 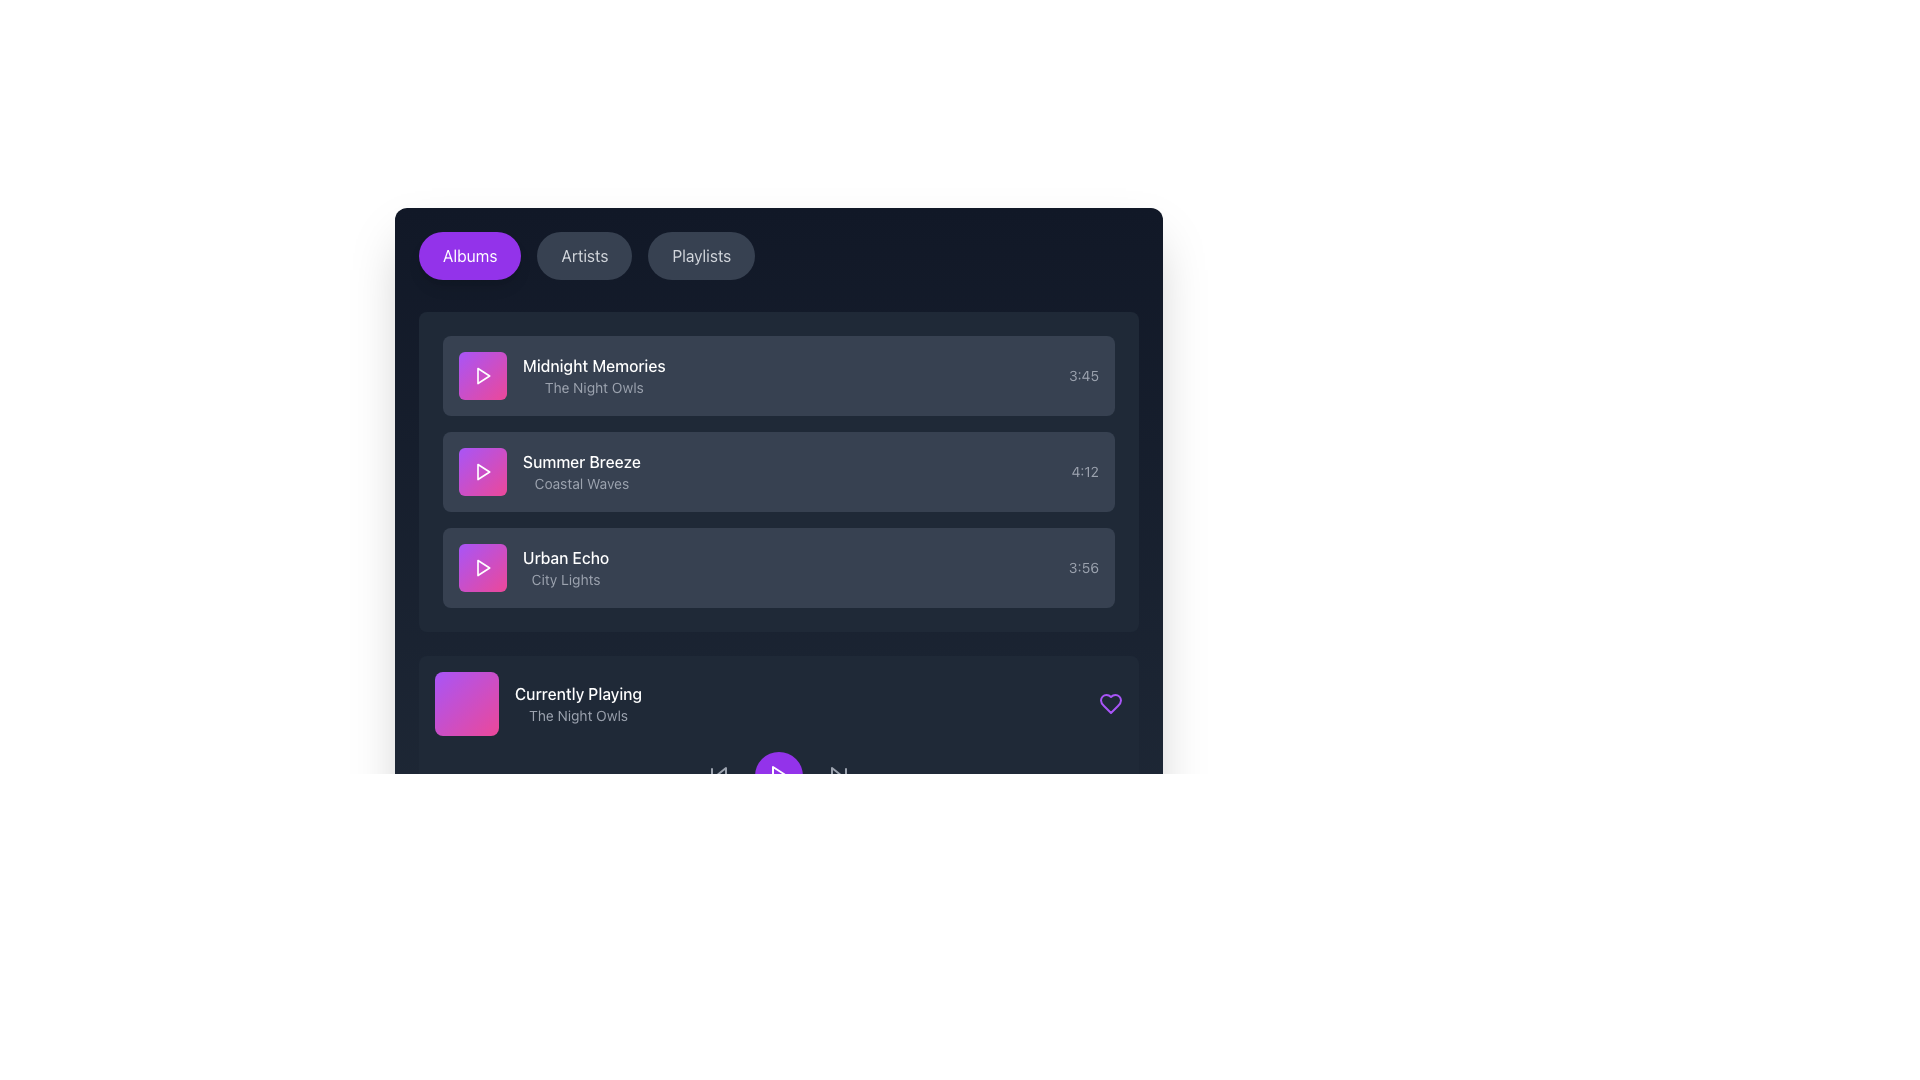 What do you see at coordinates (701, 254) in the screenshot?
I see `the 'Playlists' button, which is the third button in a group of three buttons ('Albums,' 'Artists,' and 'Playlists')` at bounding box center [701, 254].